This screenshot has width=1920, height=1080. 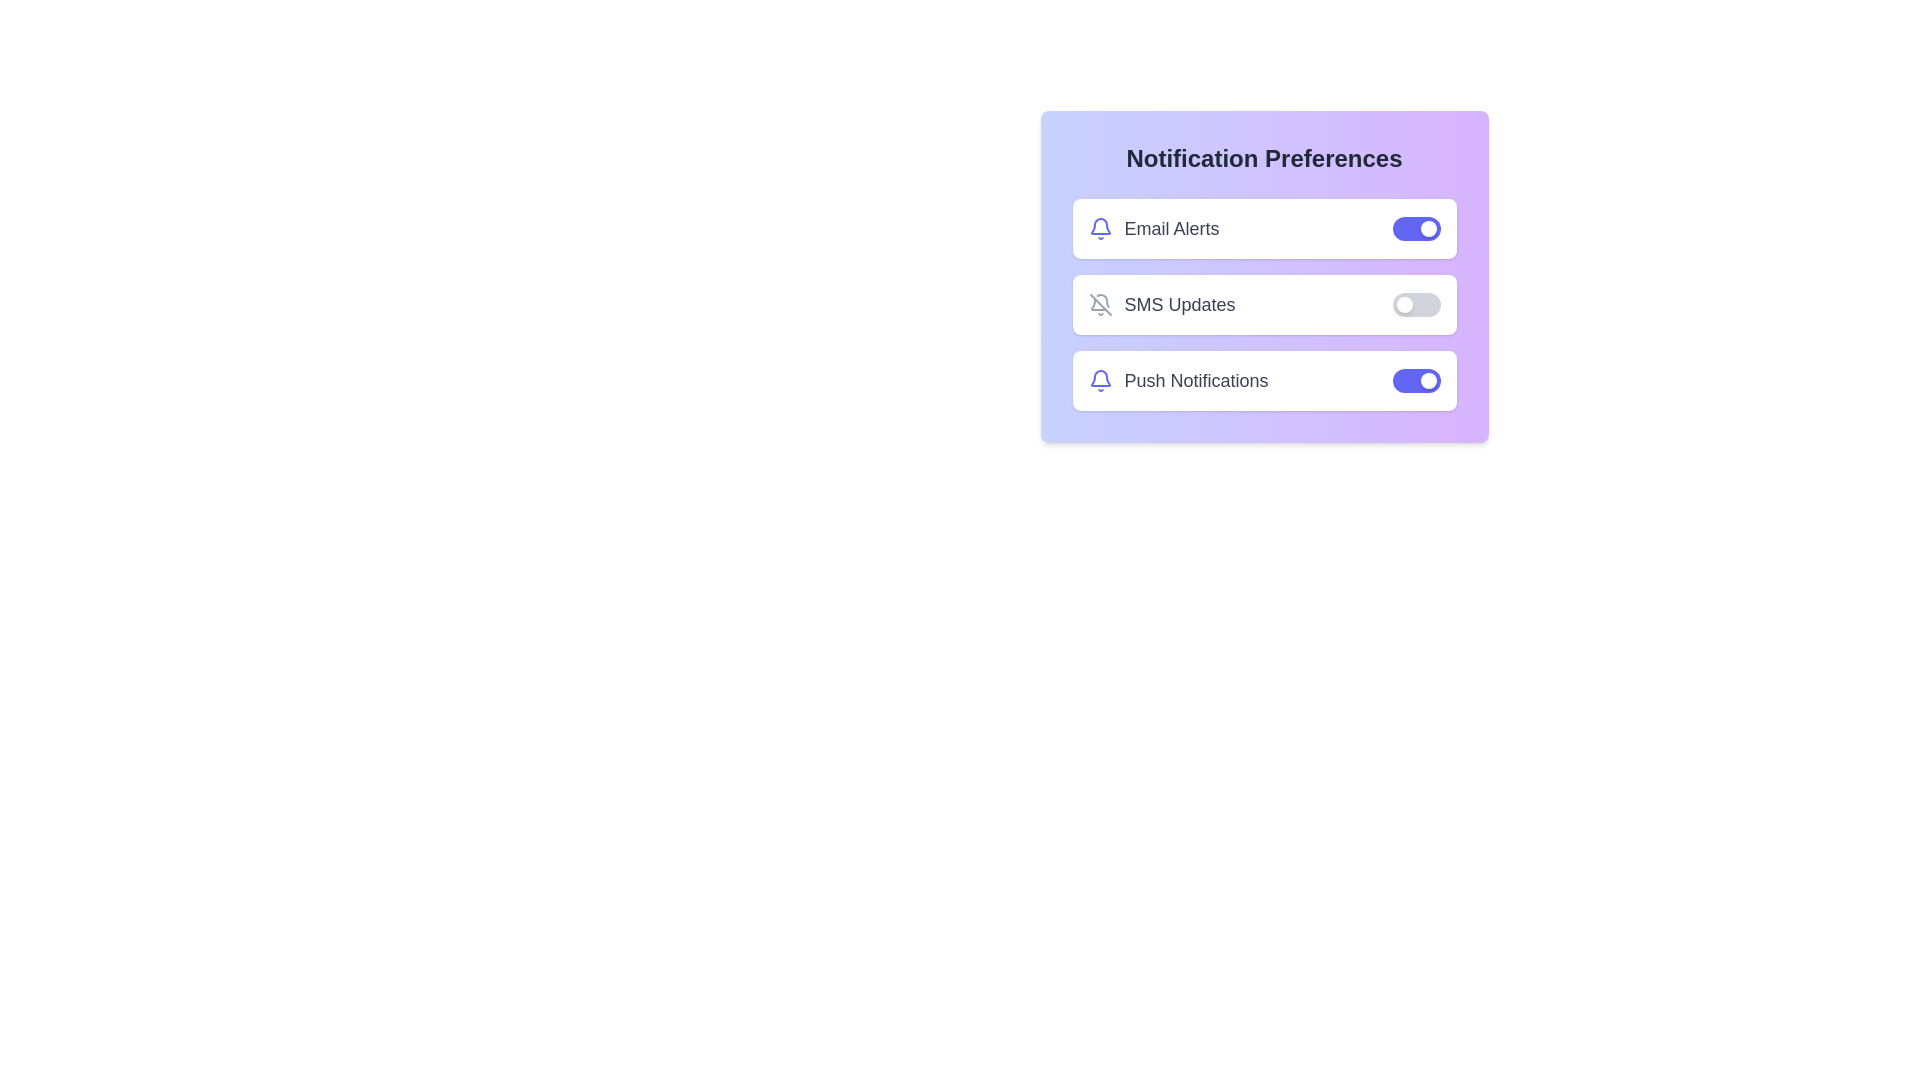 I want to click on the background container of the Notification Preferences component, so click(x=1263, y=277).